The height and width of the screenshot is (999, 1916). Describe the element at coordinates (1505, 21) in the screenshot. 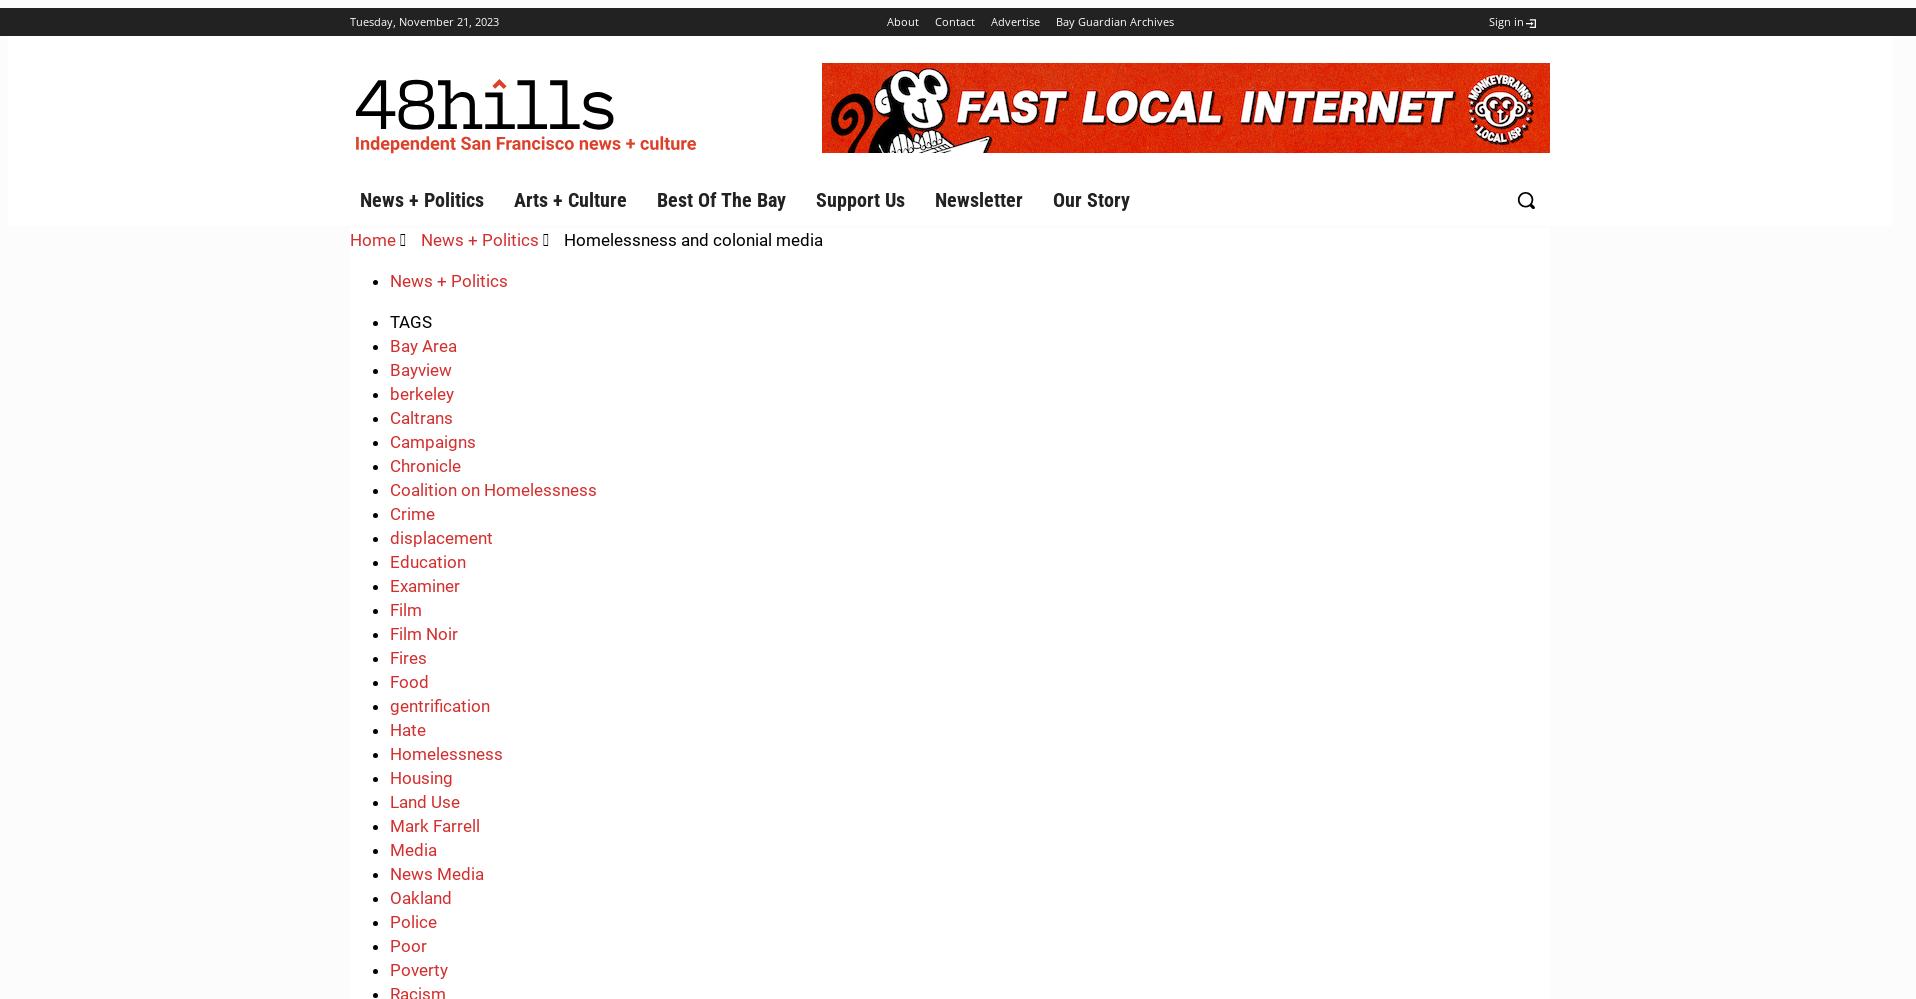

I see `'Sign in'` at that location.